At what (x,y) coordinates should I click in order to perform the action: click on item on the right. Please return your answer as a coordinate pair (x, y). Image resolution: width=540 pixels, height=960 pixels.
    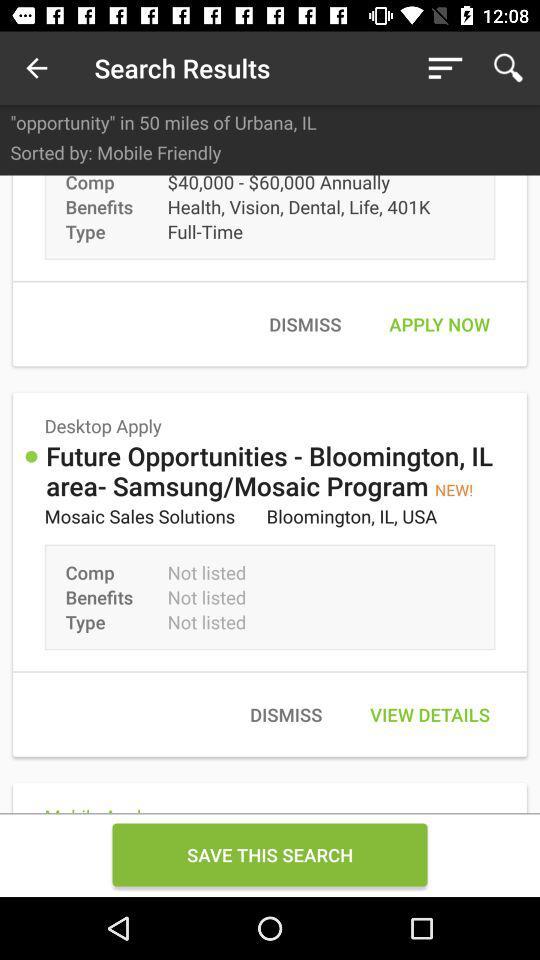
    Looking at the image, I should click on (438, 324).